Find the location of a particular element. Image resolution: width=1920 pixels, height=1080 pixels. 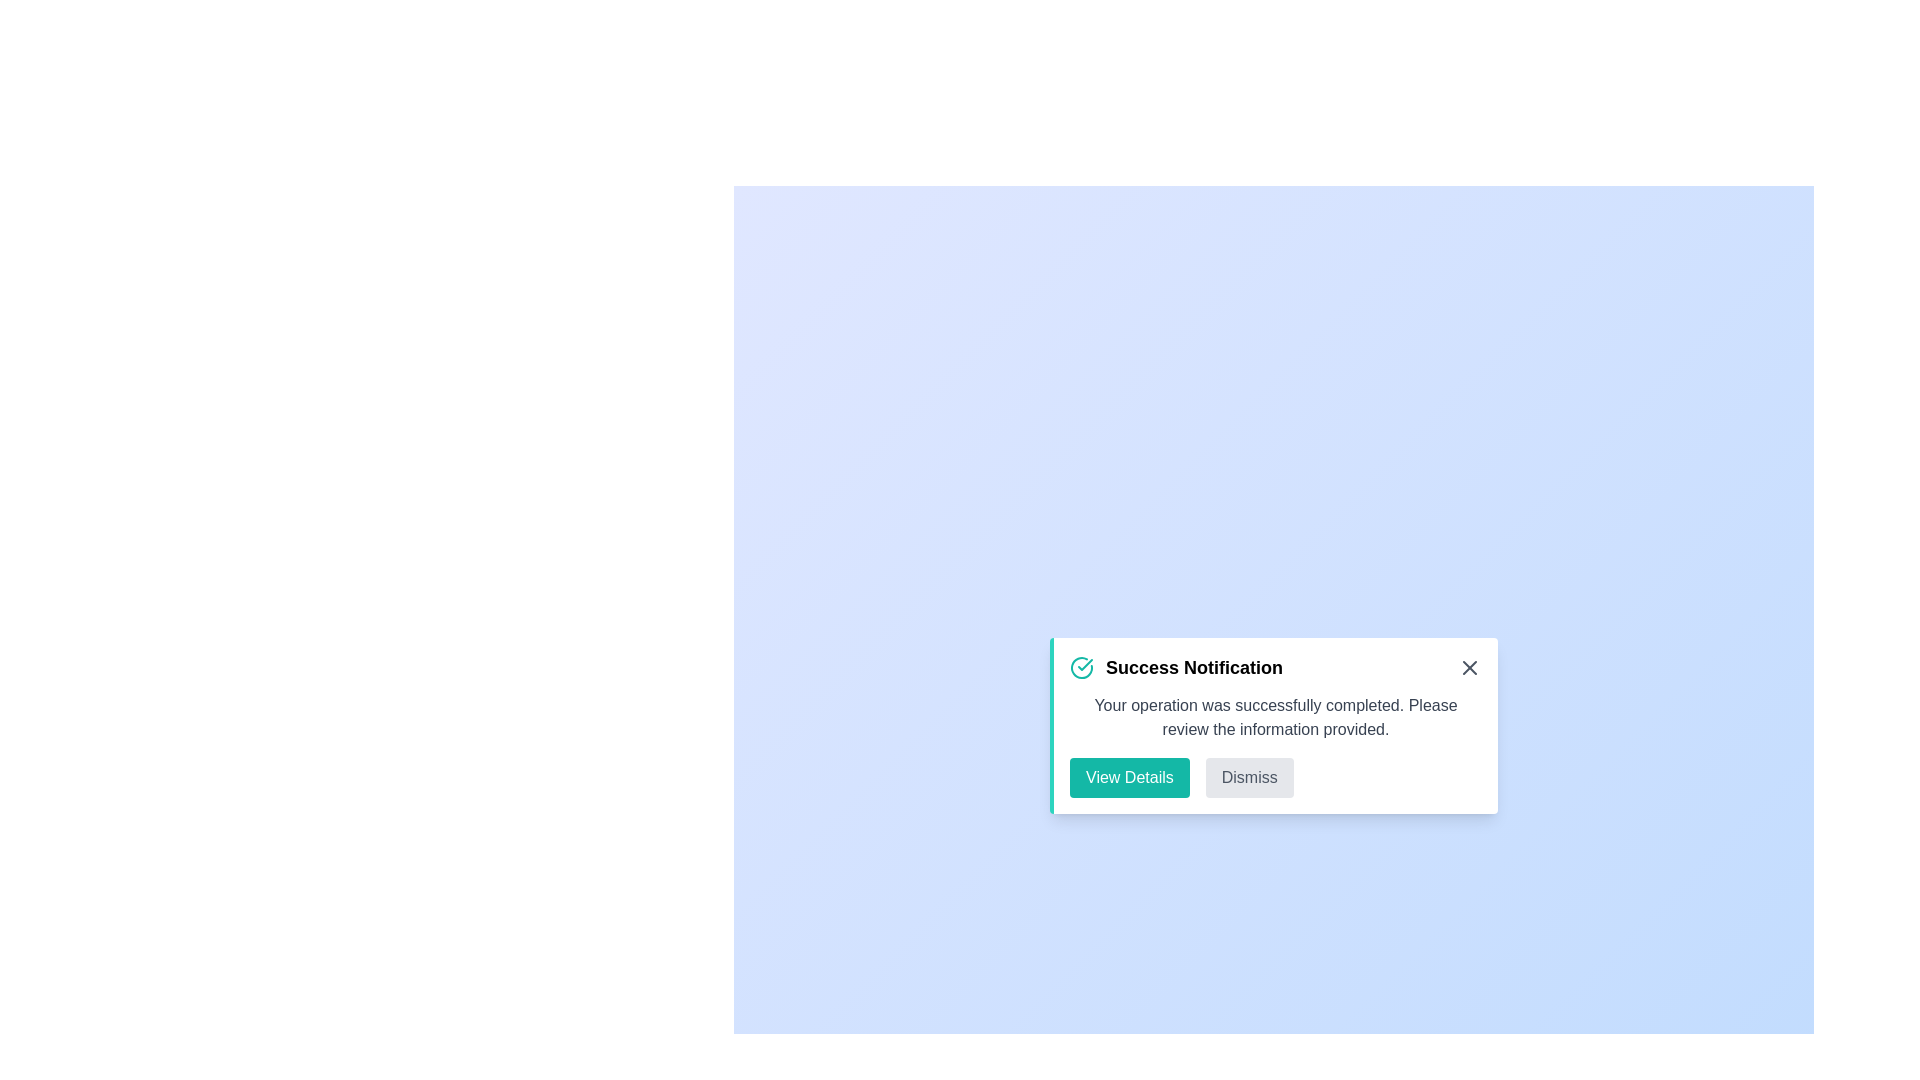

the success notification icon to confirm its presence and appearance is located at coordinates (1080, 667).